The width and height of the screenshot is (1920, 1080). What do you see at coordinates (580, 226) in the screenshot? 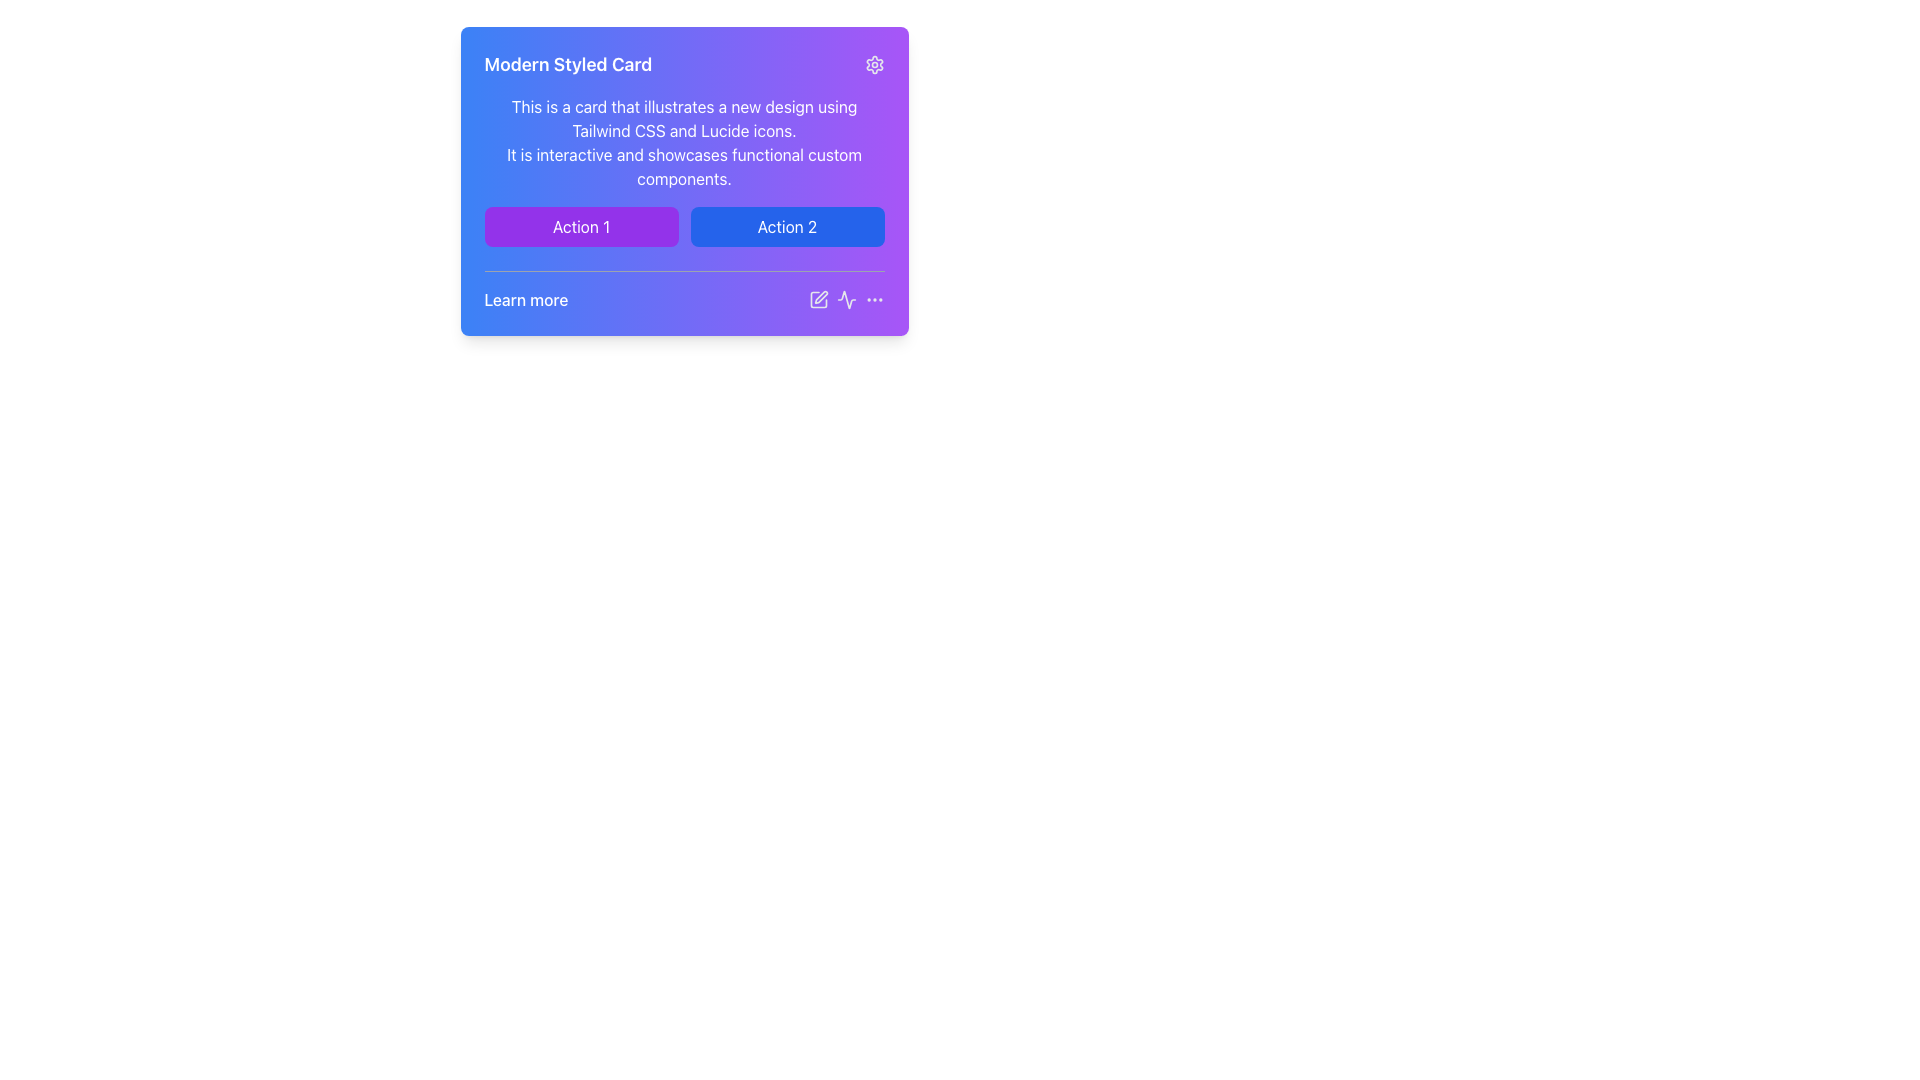
I see `the rectangular button with a purple background and white text labeled 'Action 1' located in the lower middle section of a card component` at bounding box center [580, 226].